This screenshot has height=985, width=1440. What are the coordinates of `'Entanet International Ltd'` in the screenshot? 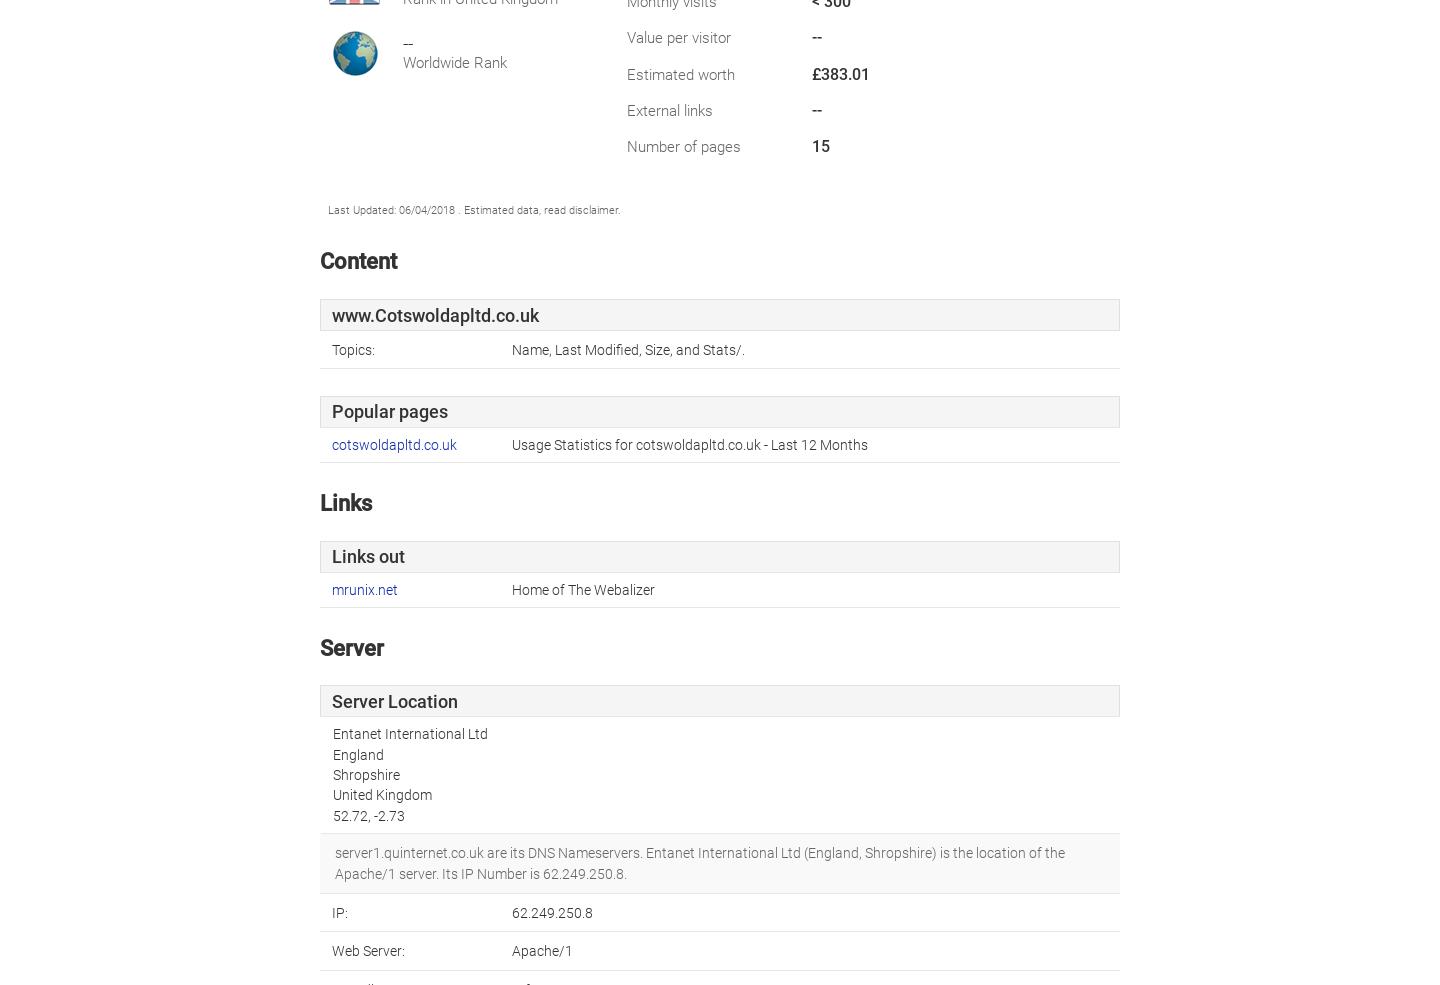 It's located at (408, 734).